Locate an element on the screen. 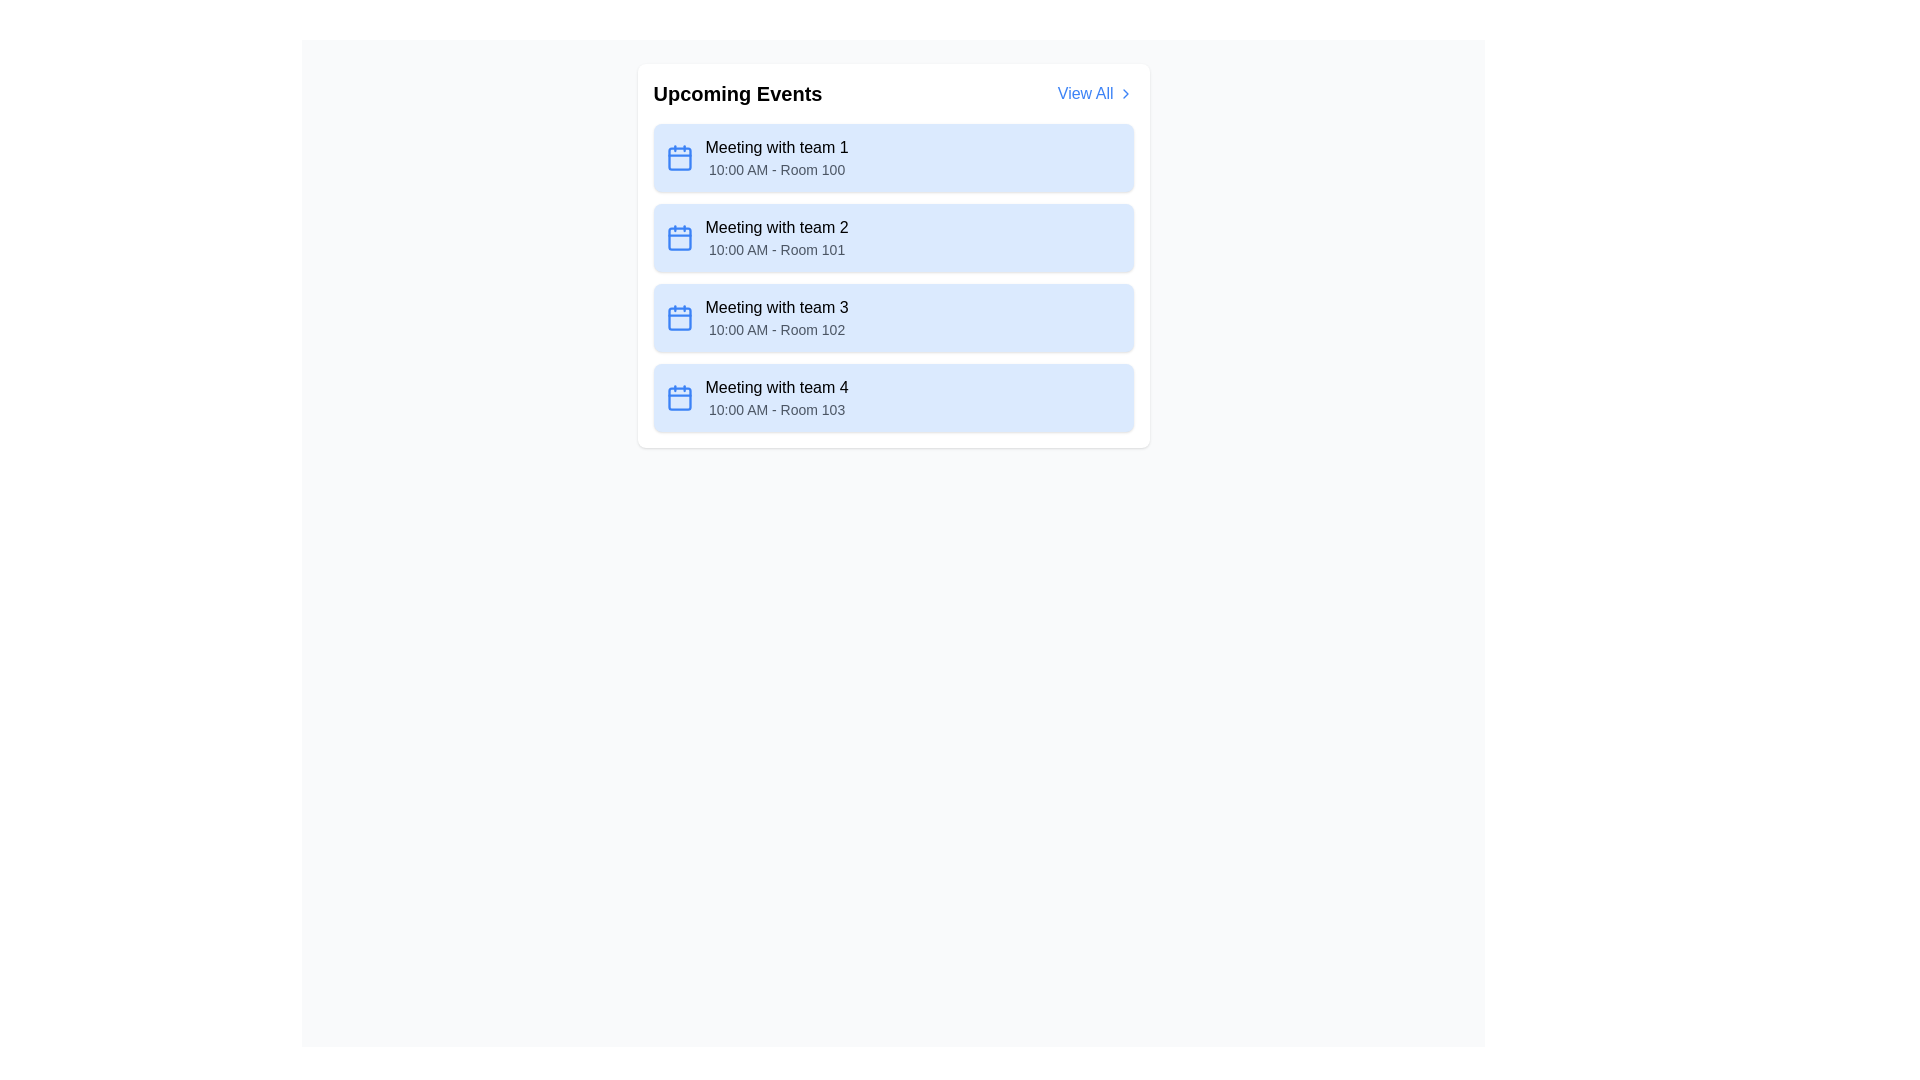 The image size is (1920, 1080). the static text label identifying the event name, which is the second item under the 'Upcoming Events' header, located above '10:00 AM - Room 101' is located at coordinates (776, 226).